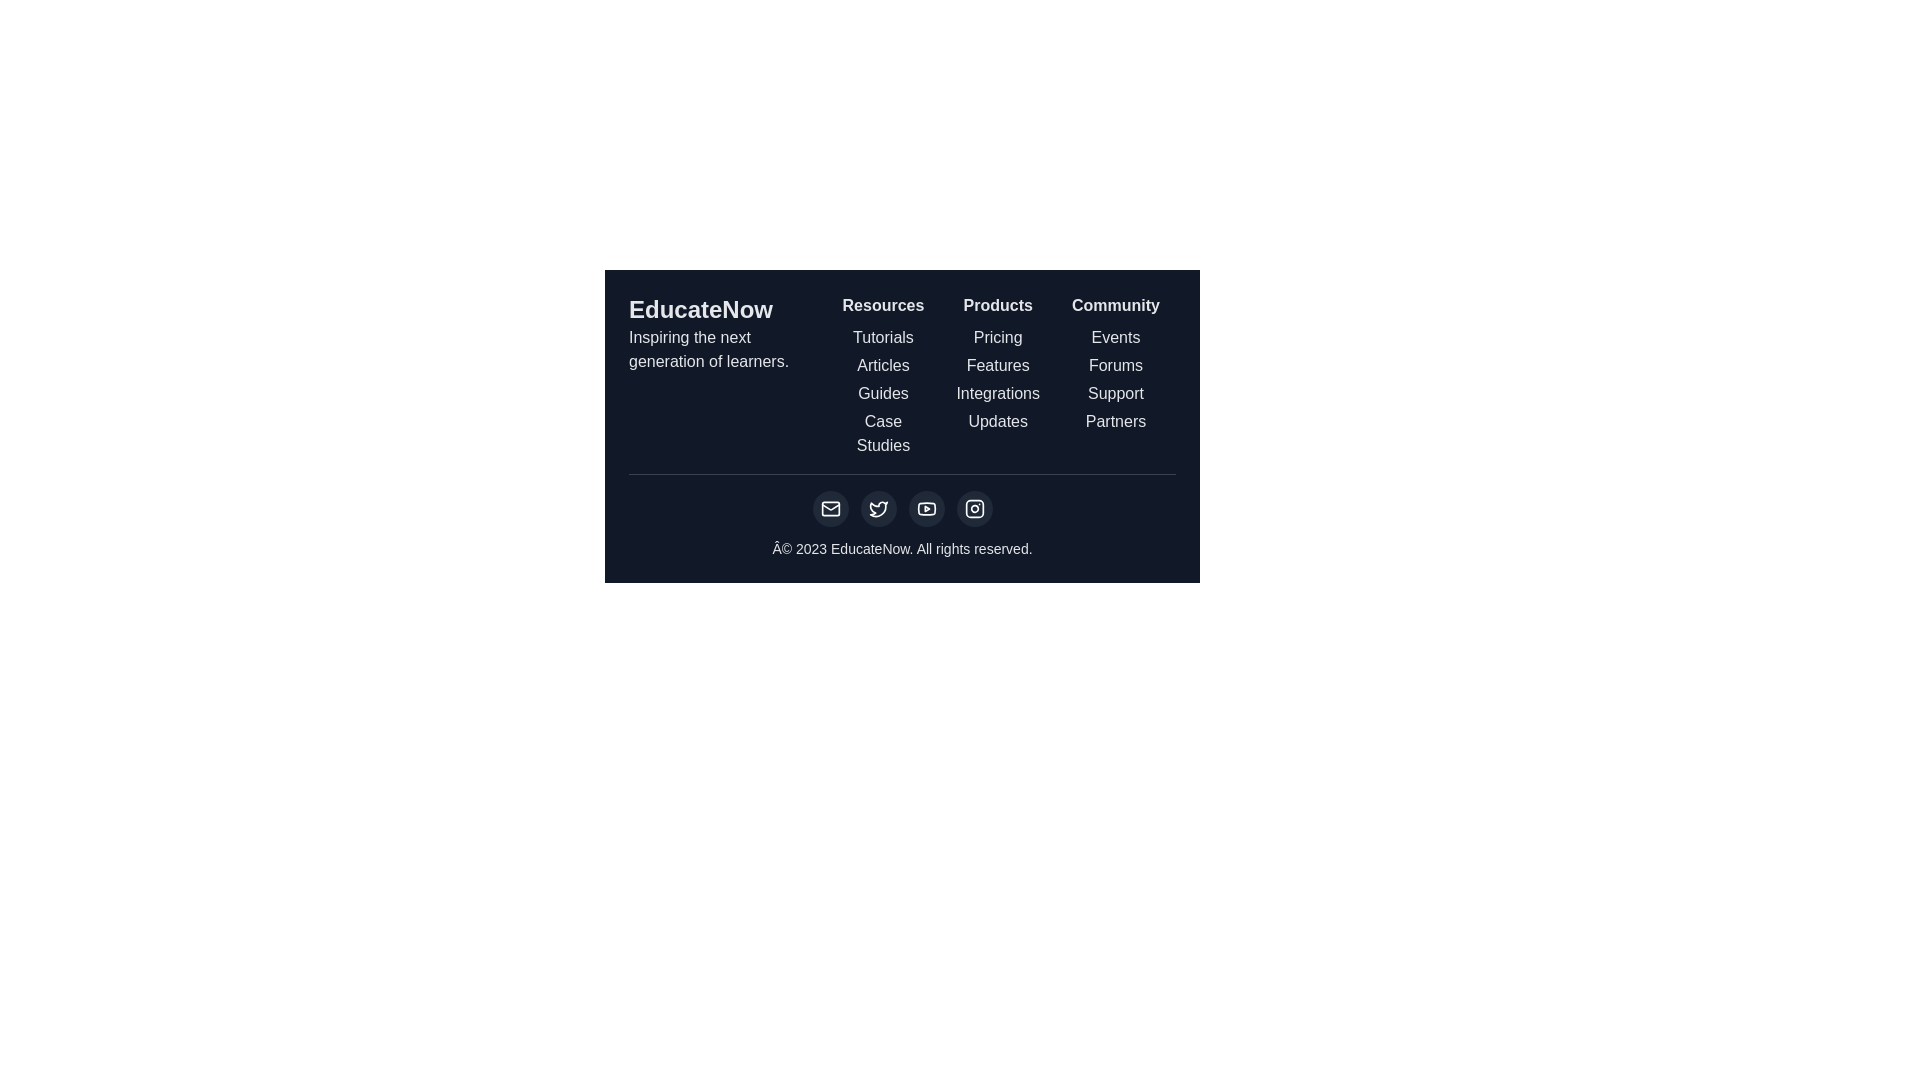 The image size is (1920, 1080). I want to click on the third text label in the 'Community' section located at the bottom right of the interface, so click(1115, 393).